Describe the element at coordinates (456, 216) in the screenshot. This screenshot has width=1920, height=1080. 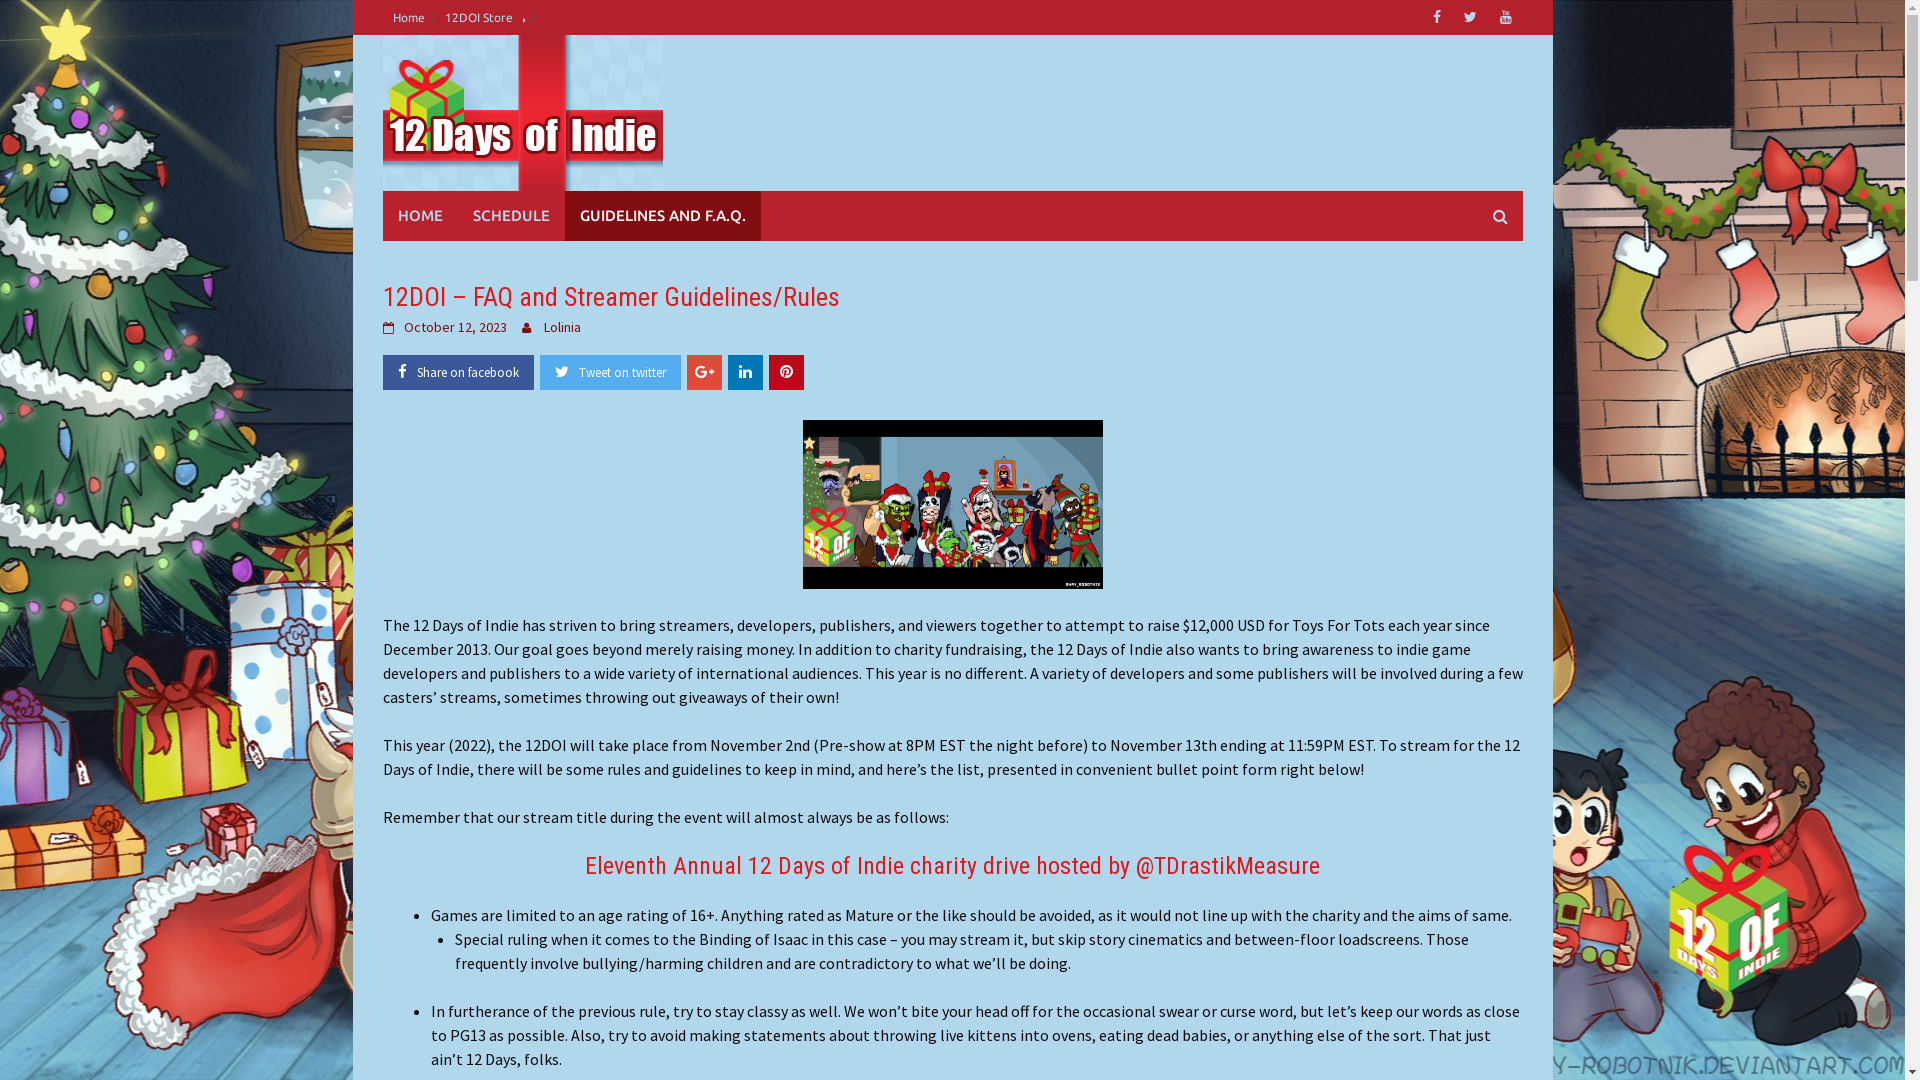
I see `'SCHEDULE'` at that location.